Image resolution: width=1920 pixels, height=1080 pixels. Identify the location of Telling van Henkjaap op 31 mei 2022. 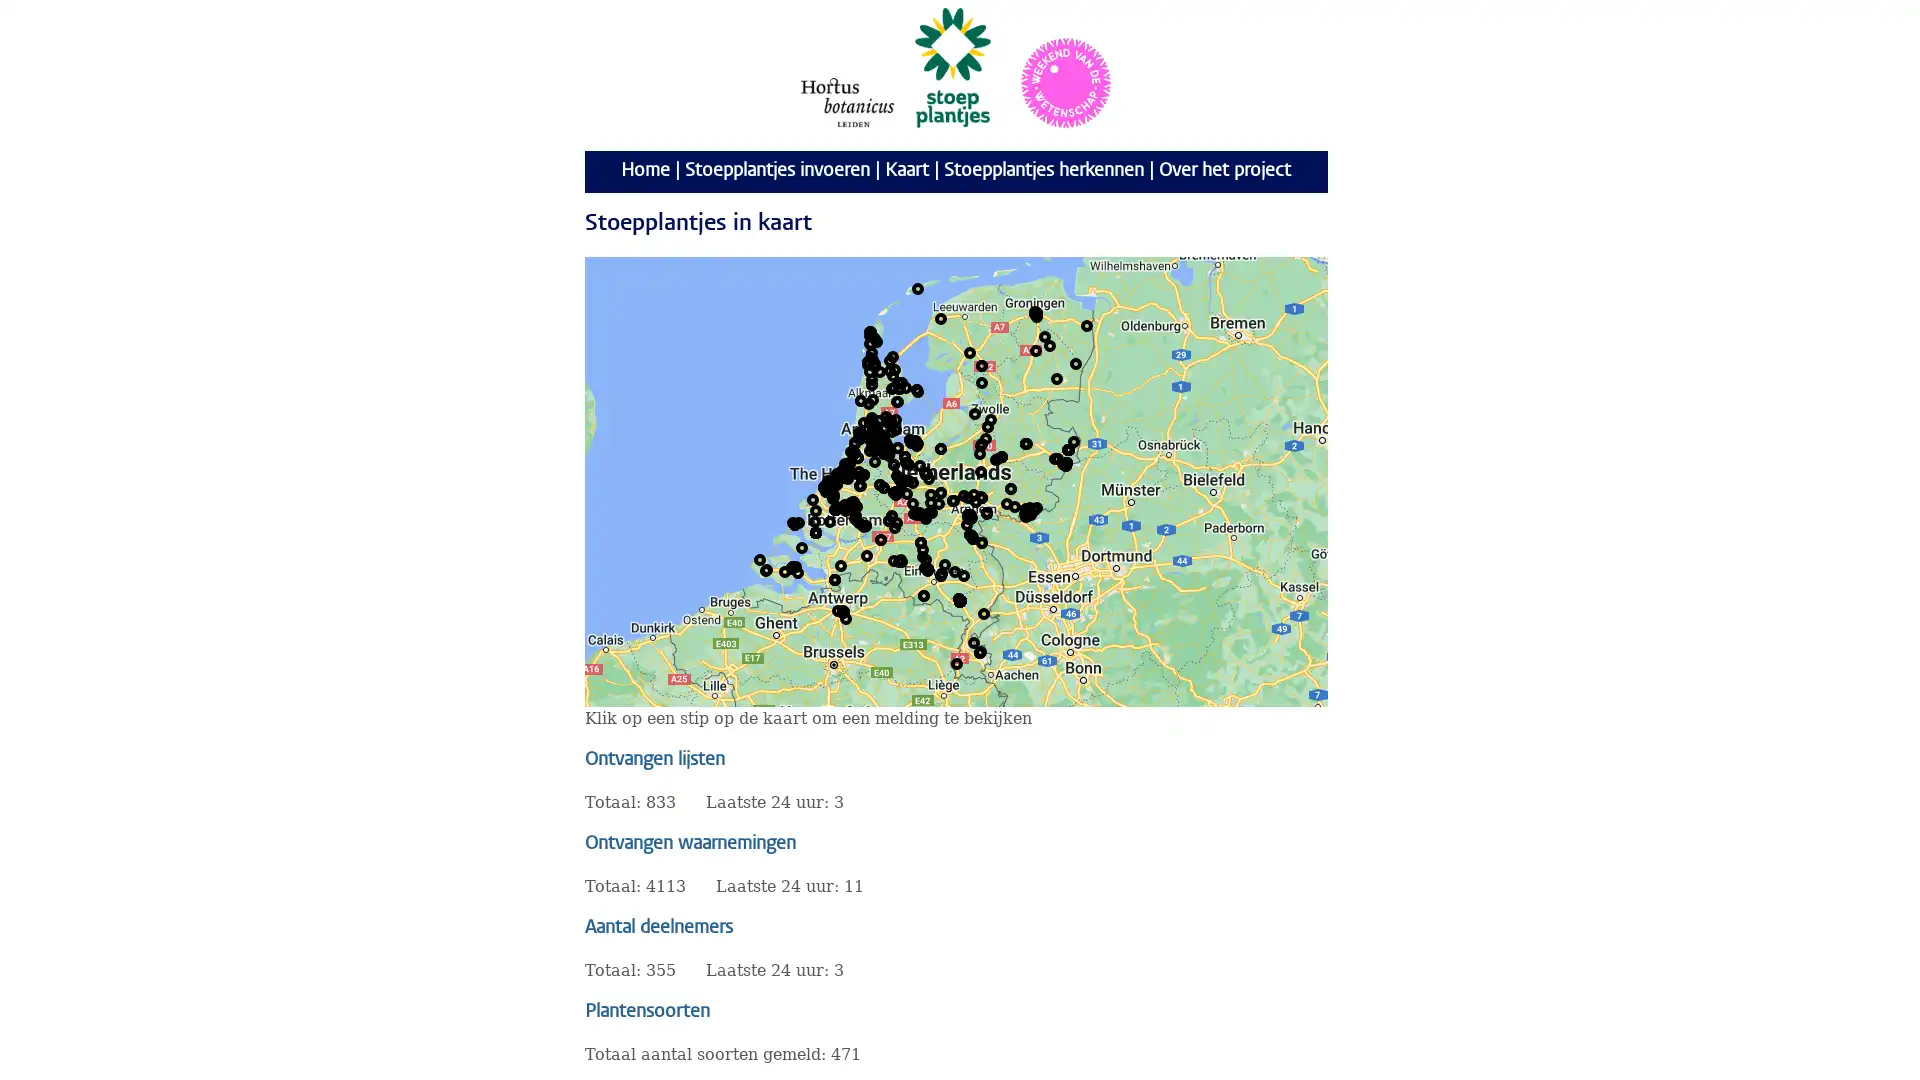
(816, 531).